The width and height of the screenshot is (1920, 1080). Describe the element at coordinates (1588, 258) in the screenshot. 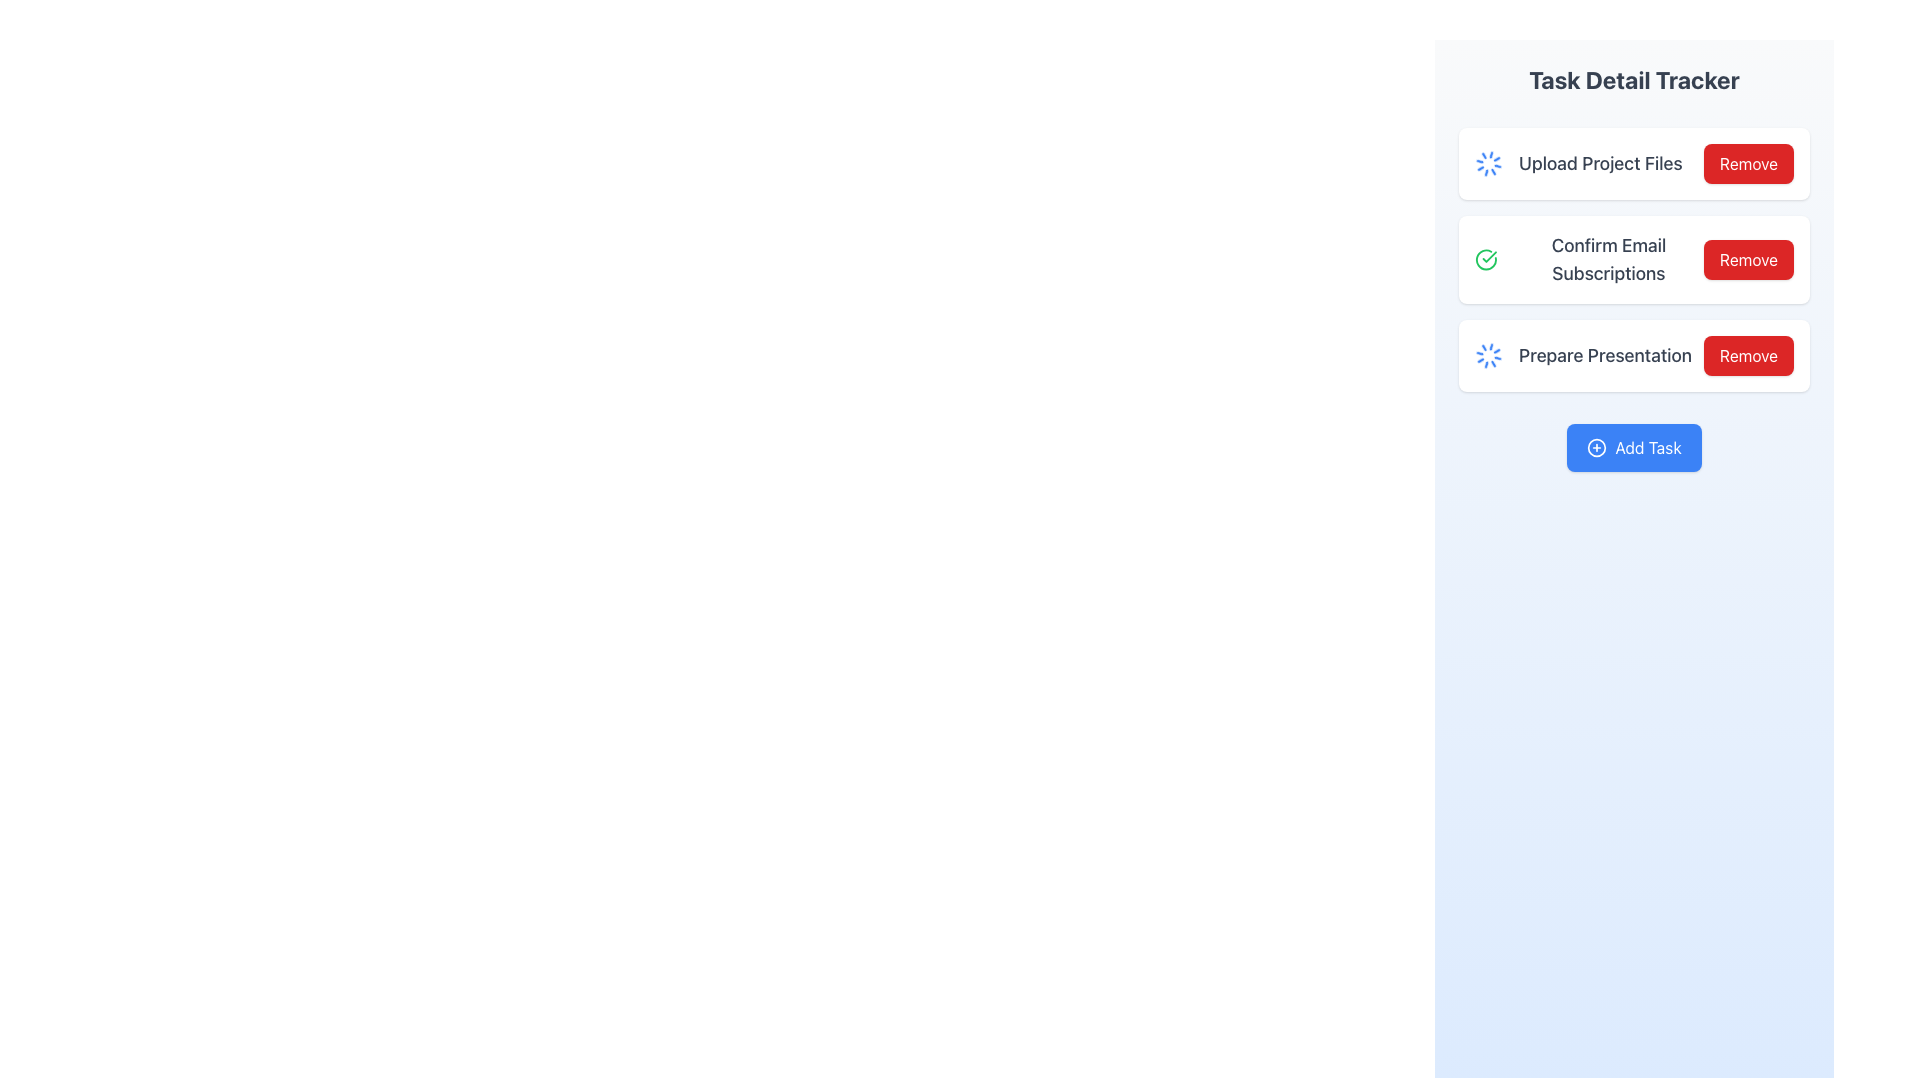

I see `the Text label indicating the action of confirming email subscriptions, which includes a green check icon and is positioned centrally under the 'Task Detail Tracker' section` at that location.